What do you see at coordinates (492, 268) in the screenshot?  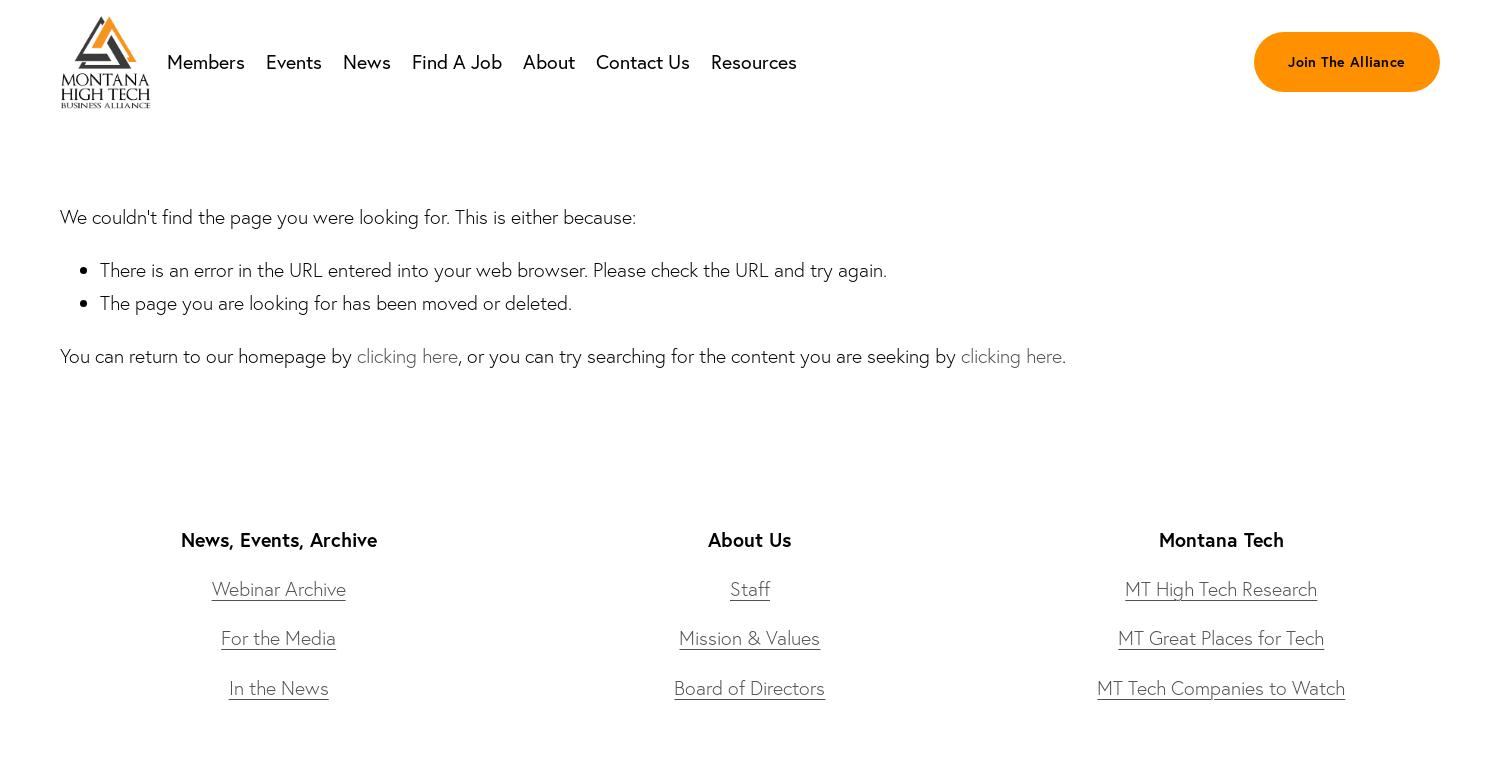 I see `'There is an error in the URL entered into your web browser. Please check the URL and try again.'` at bounding box center [492, 268].